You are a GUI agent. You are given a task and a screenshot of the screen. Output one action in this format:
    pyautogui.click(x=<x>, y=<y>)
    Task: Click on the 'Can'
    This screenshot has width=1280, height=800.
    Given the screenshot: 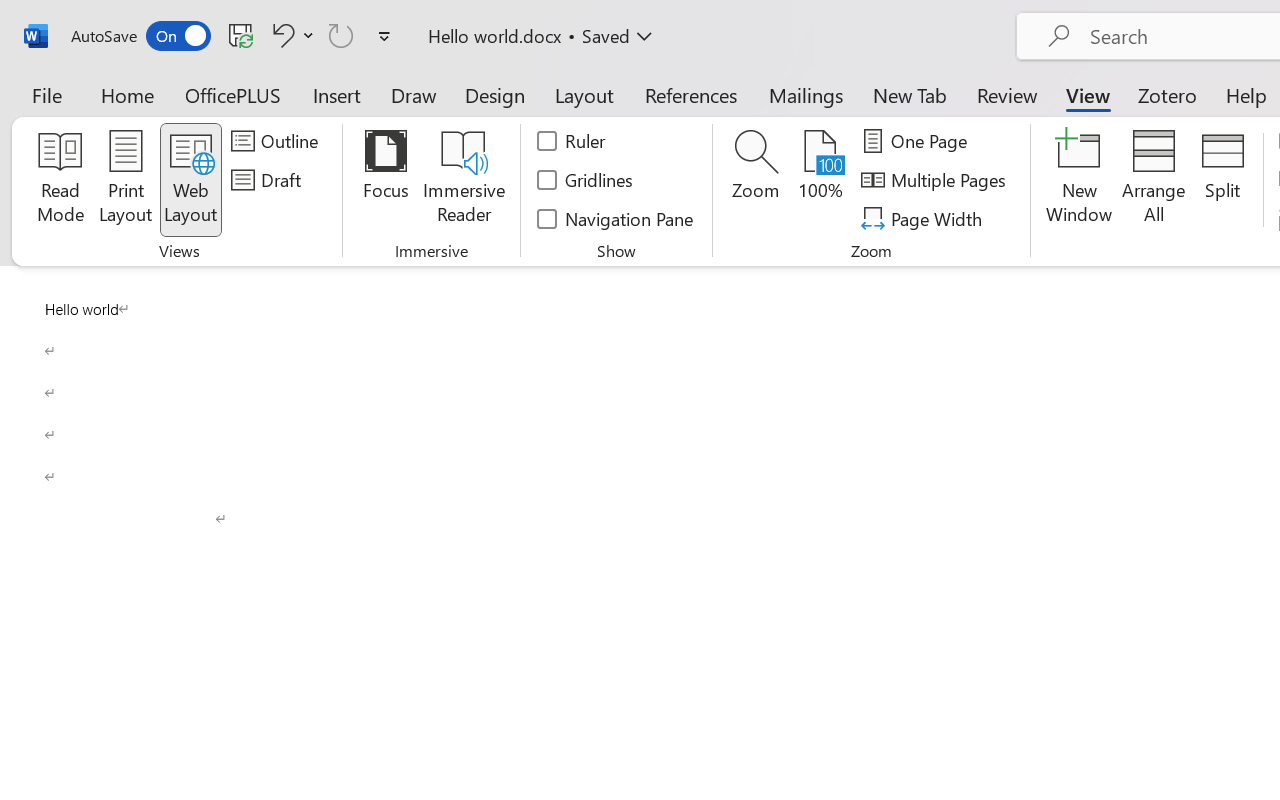 What is the action you would take?
    pyautogui.click(x=341, y=34)
    